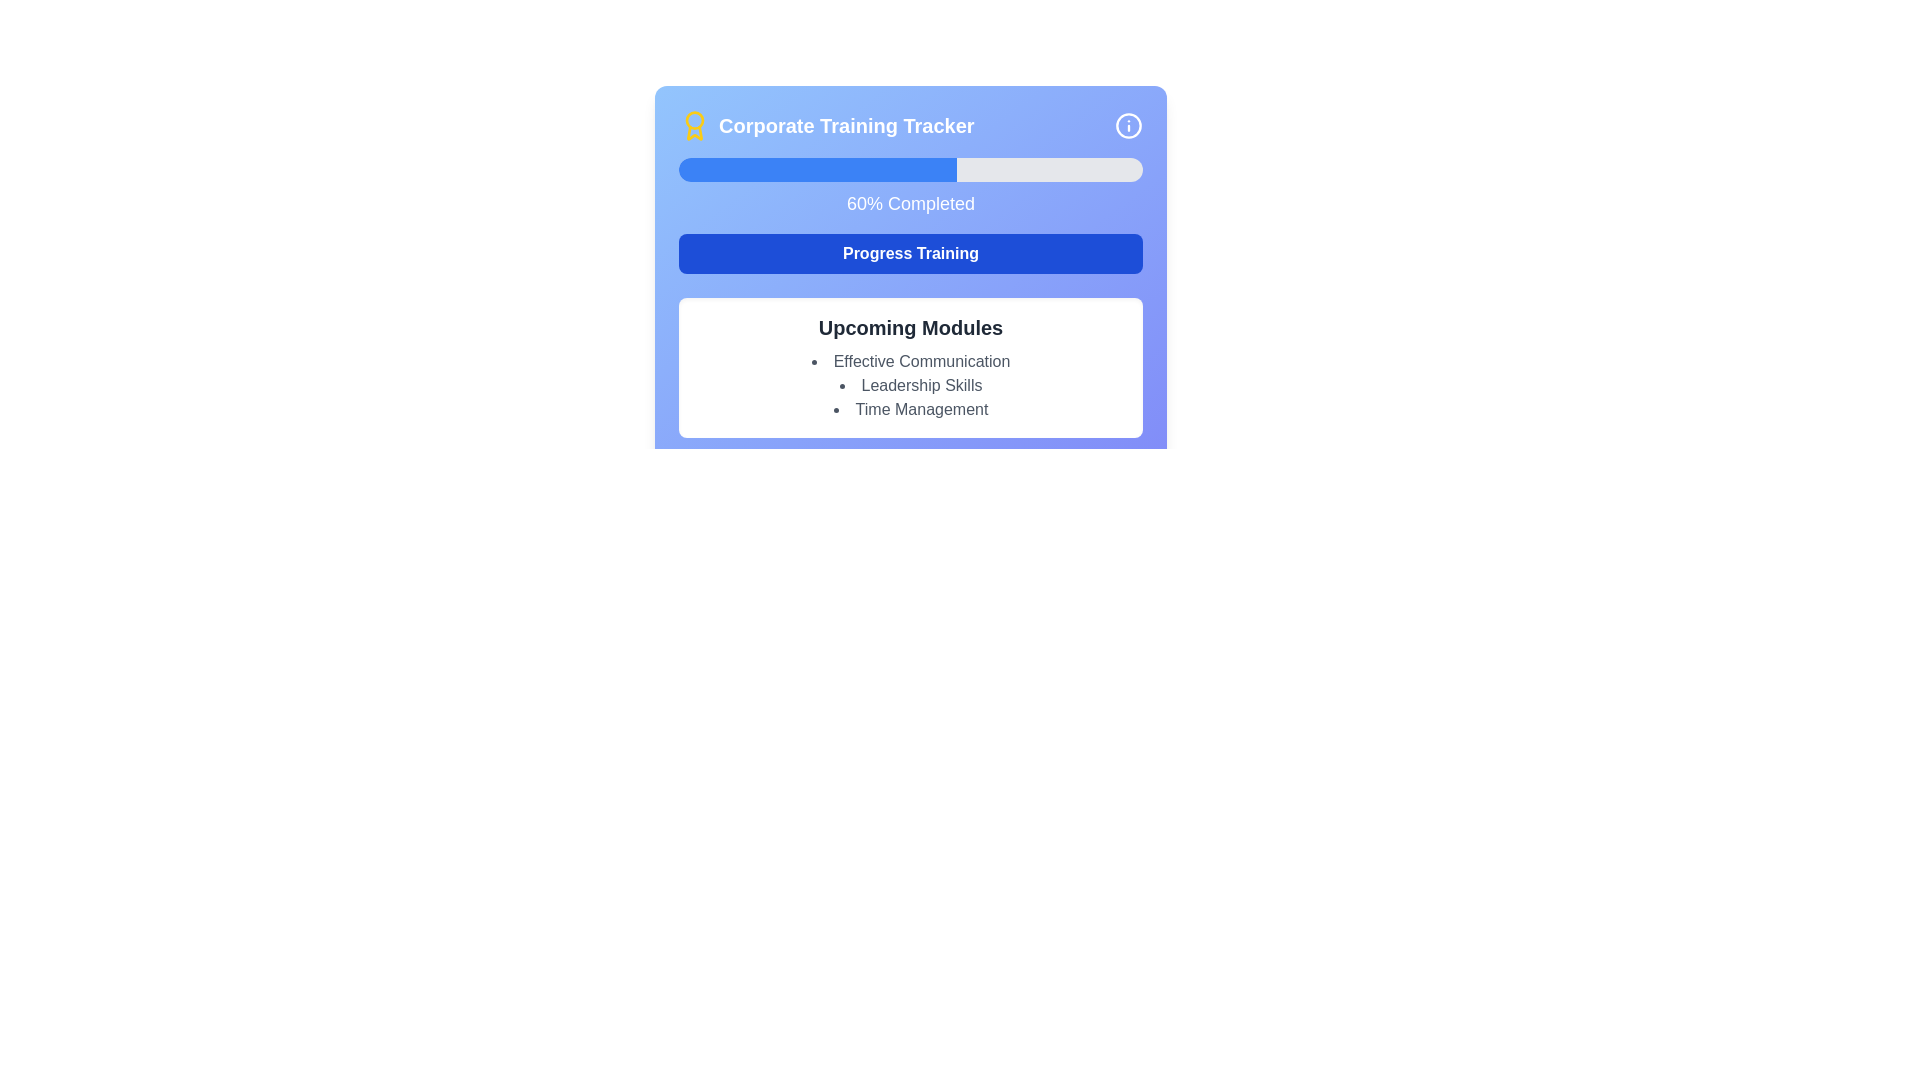  I want to click on the text label 'Leadership Skills' which is the second item in a bulleted list under 'Upcoming Modules', so click(910, 385).